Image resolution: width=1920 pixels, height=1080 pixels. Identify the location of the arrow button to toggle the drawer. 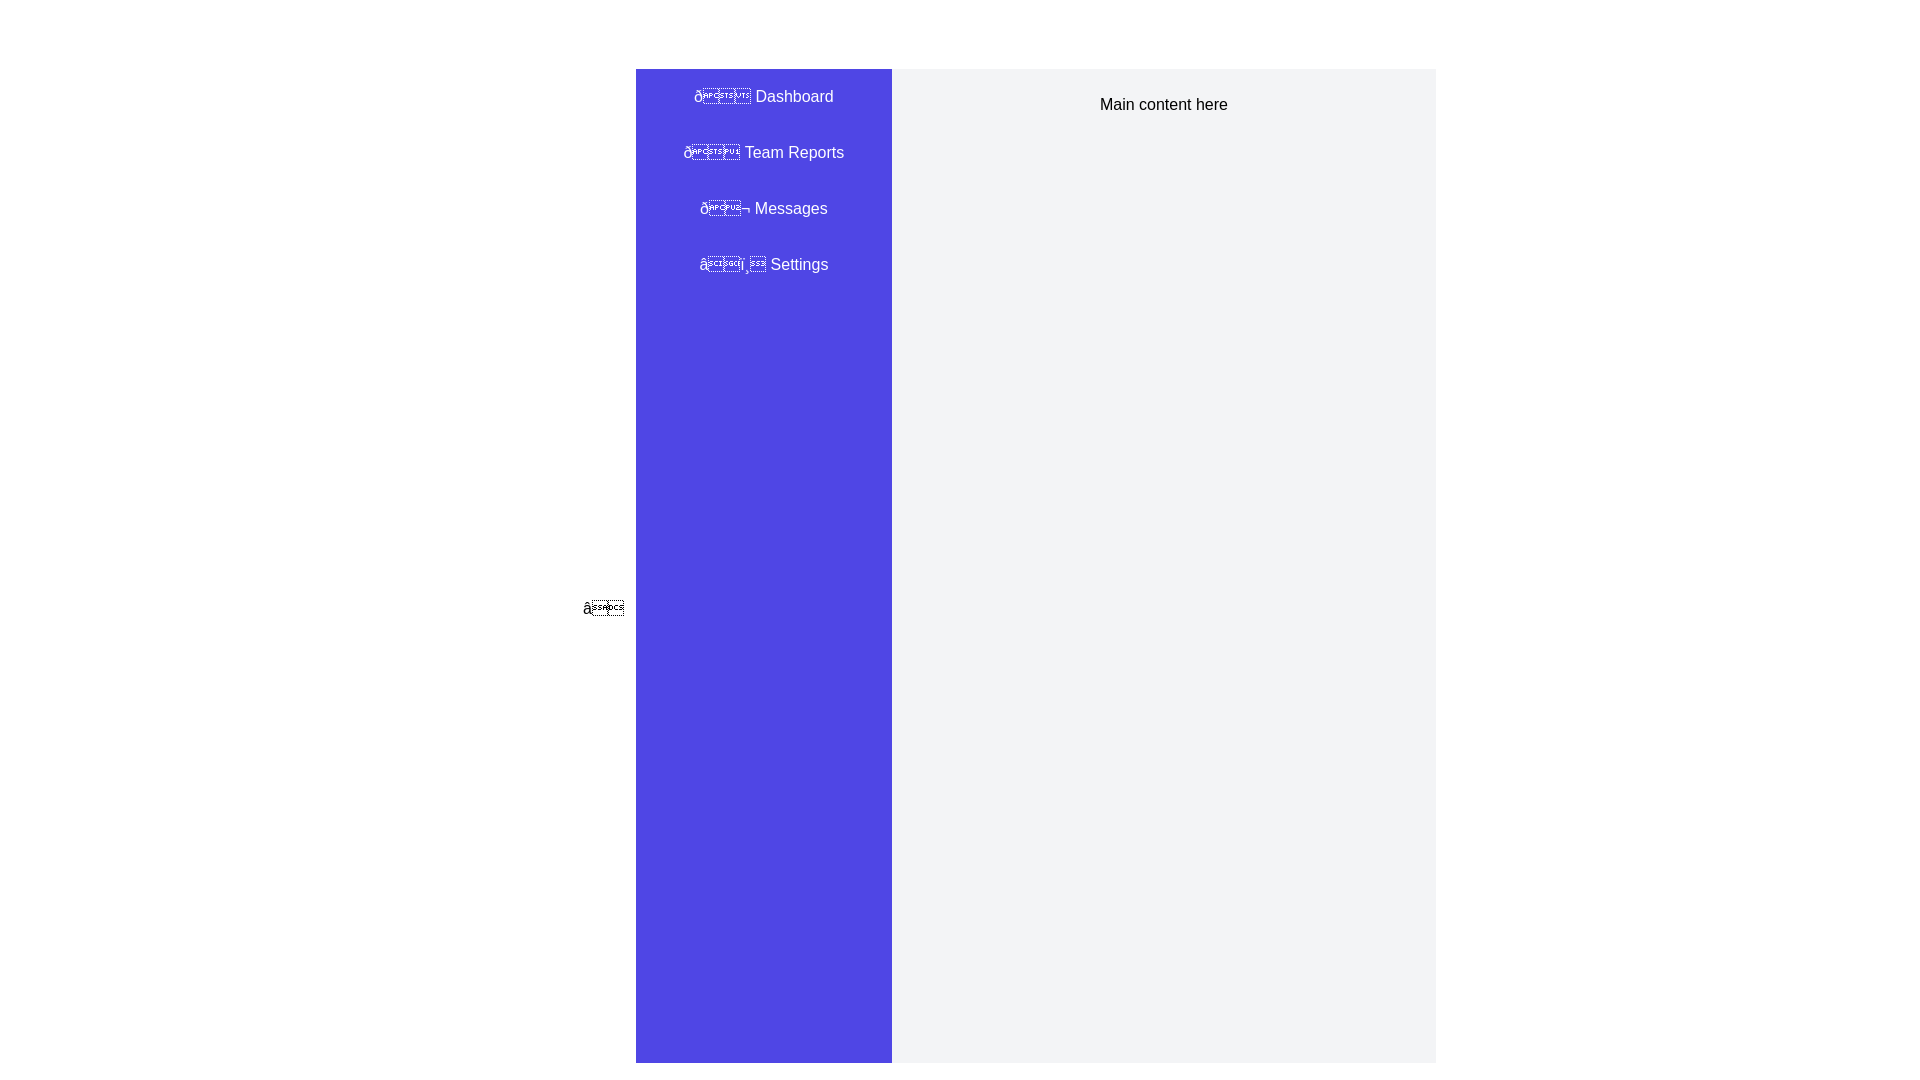
(602, 608).